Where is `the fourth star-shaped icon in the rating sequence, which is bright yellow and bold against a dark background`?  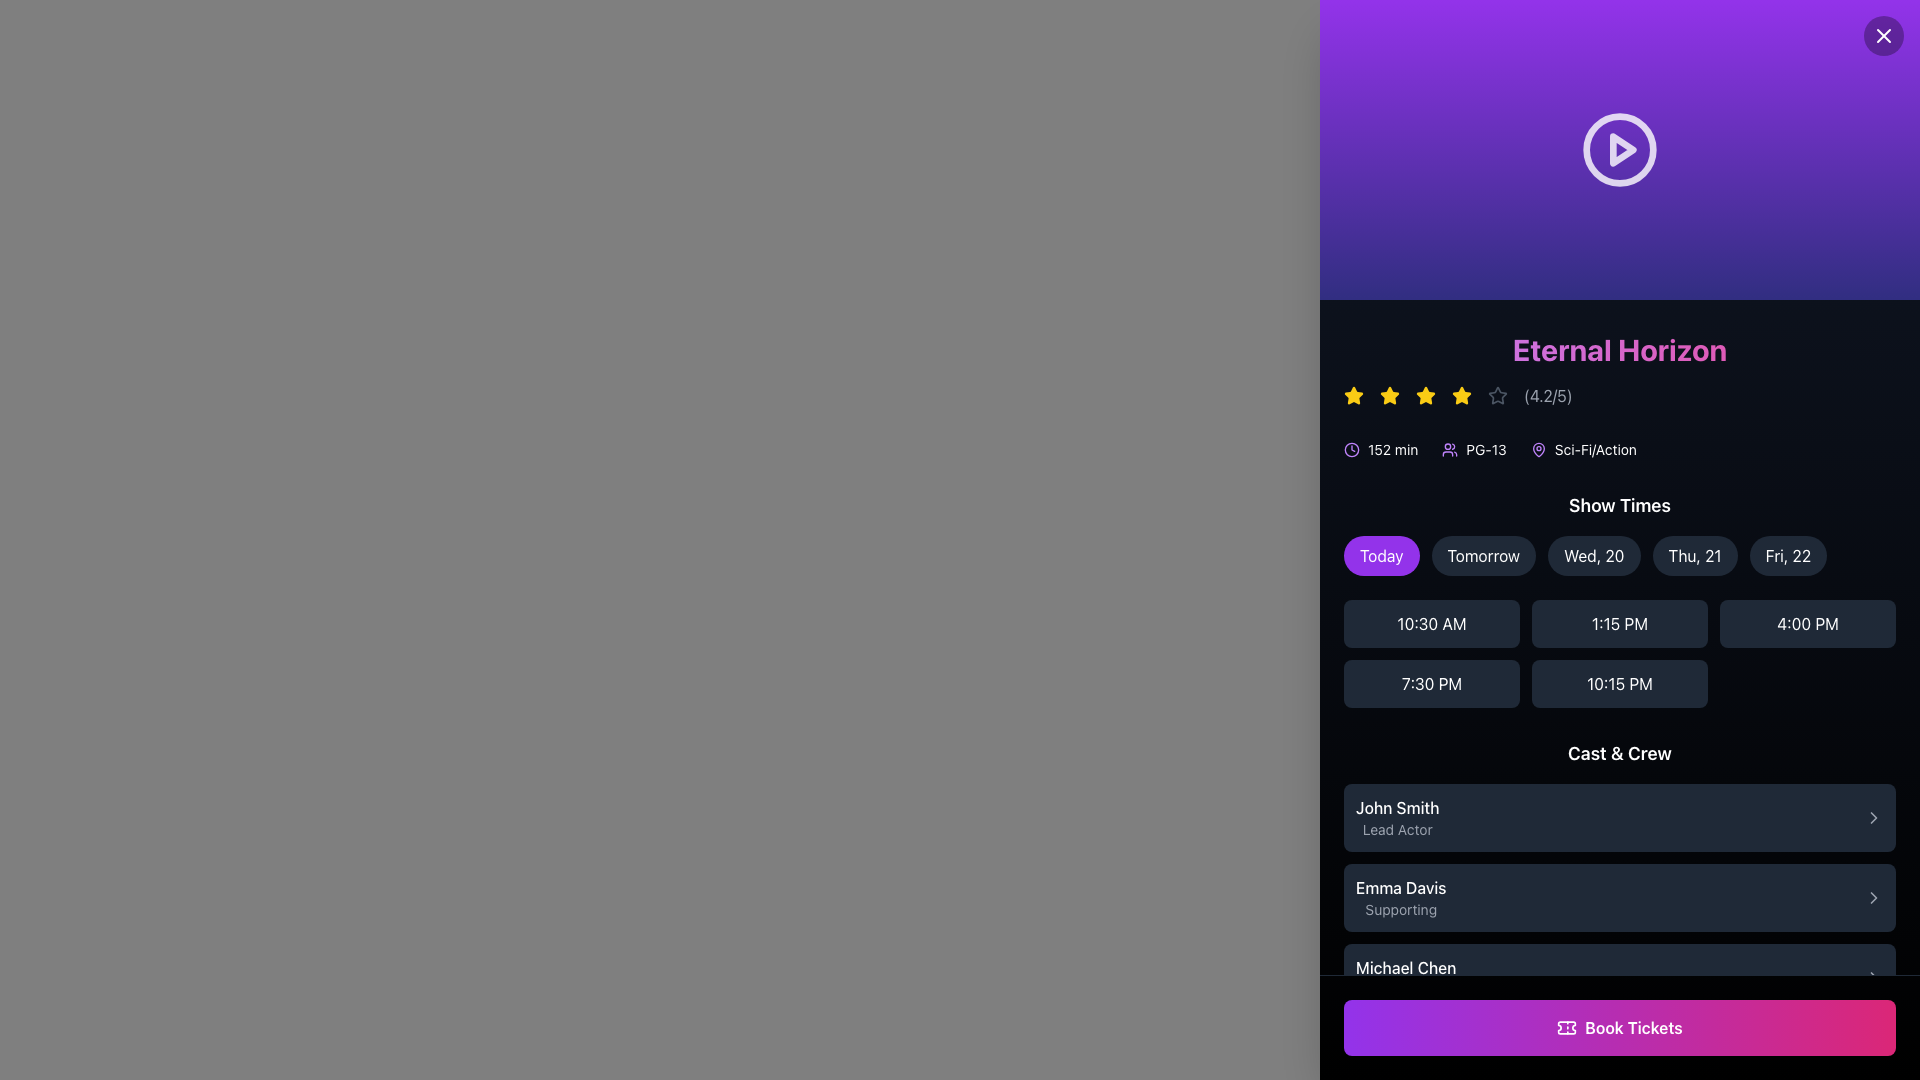 the fourth star-shaped icon in the rating sequence, which is bright yellow and bold against a dark background is located at coordinates (1424, 396).